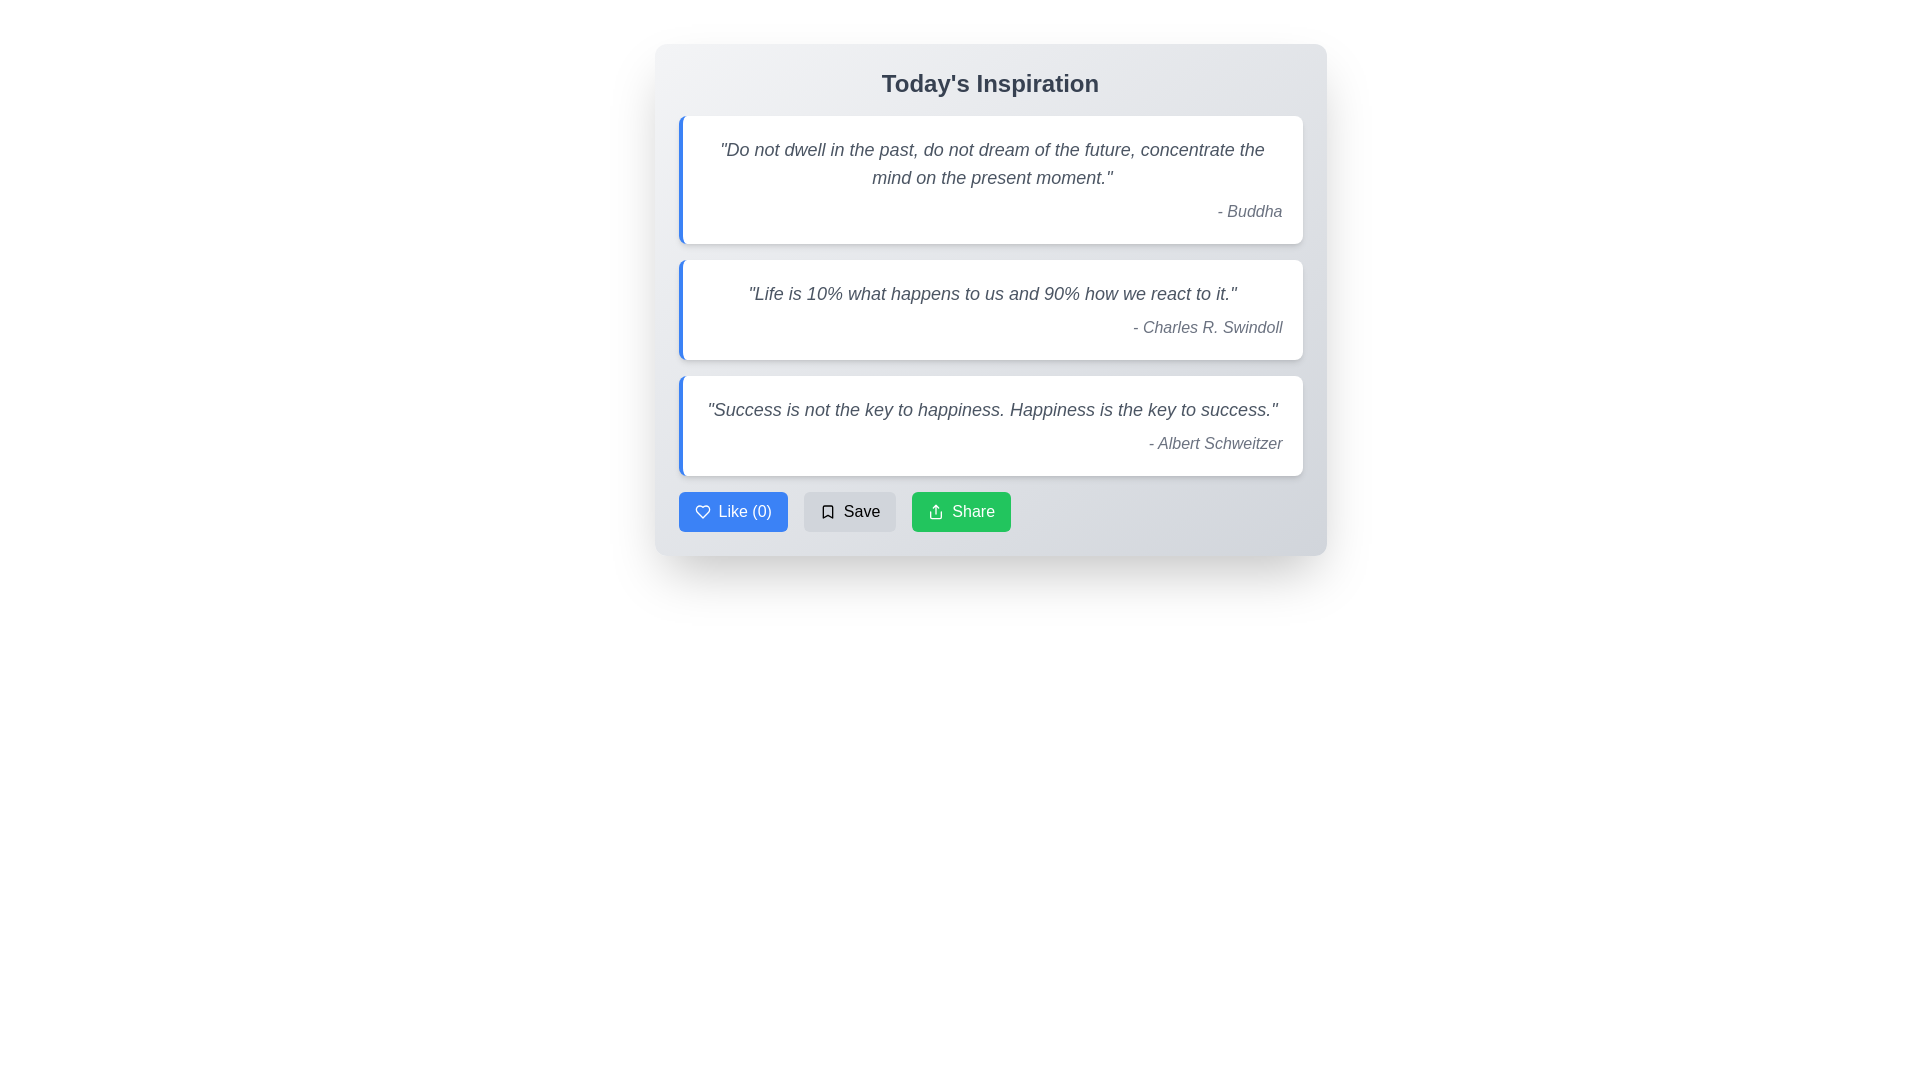 The height and width of the screenshot is (1080, 1920). What do you see at coordinates (992, 163) in the screenshot?
I see `the italic gray text located inside a white box with a blue left border, positioned above the text '- Buddha'` at bounding box center [992, 163].